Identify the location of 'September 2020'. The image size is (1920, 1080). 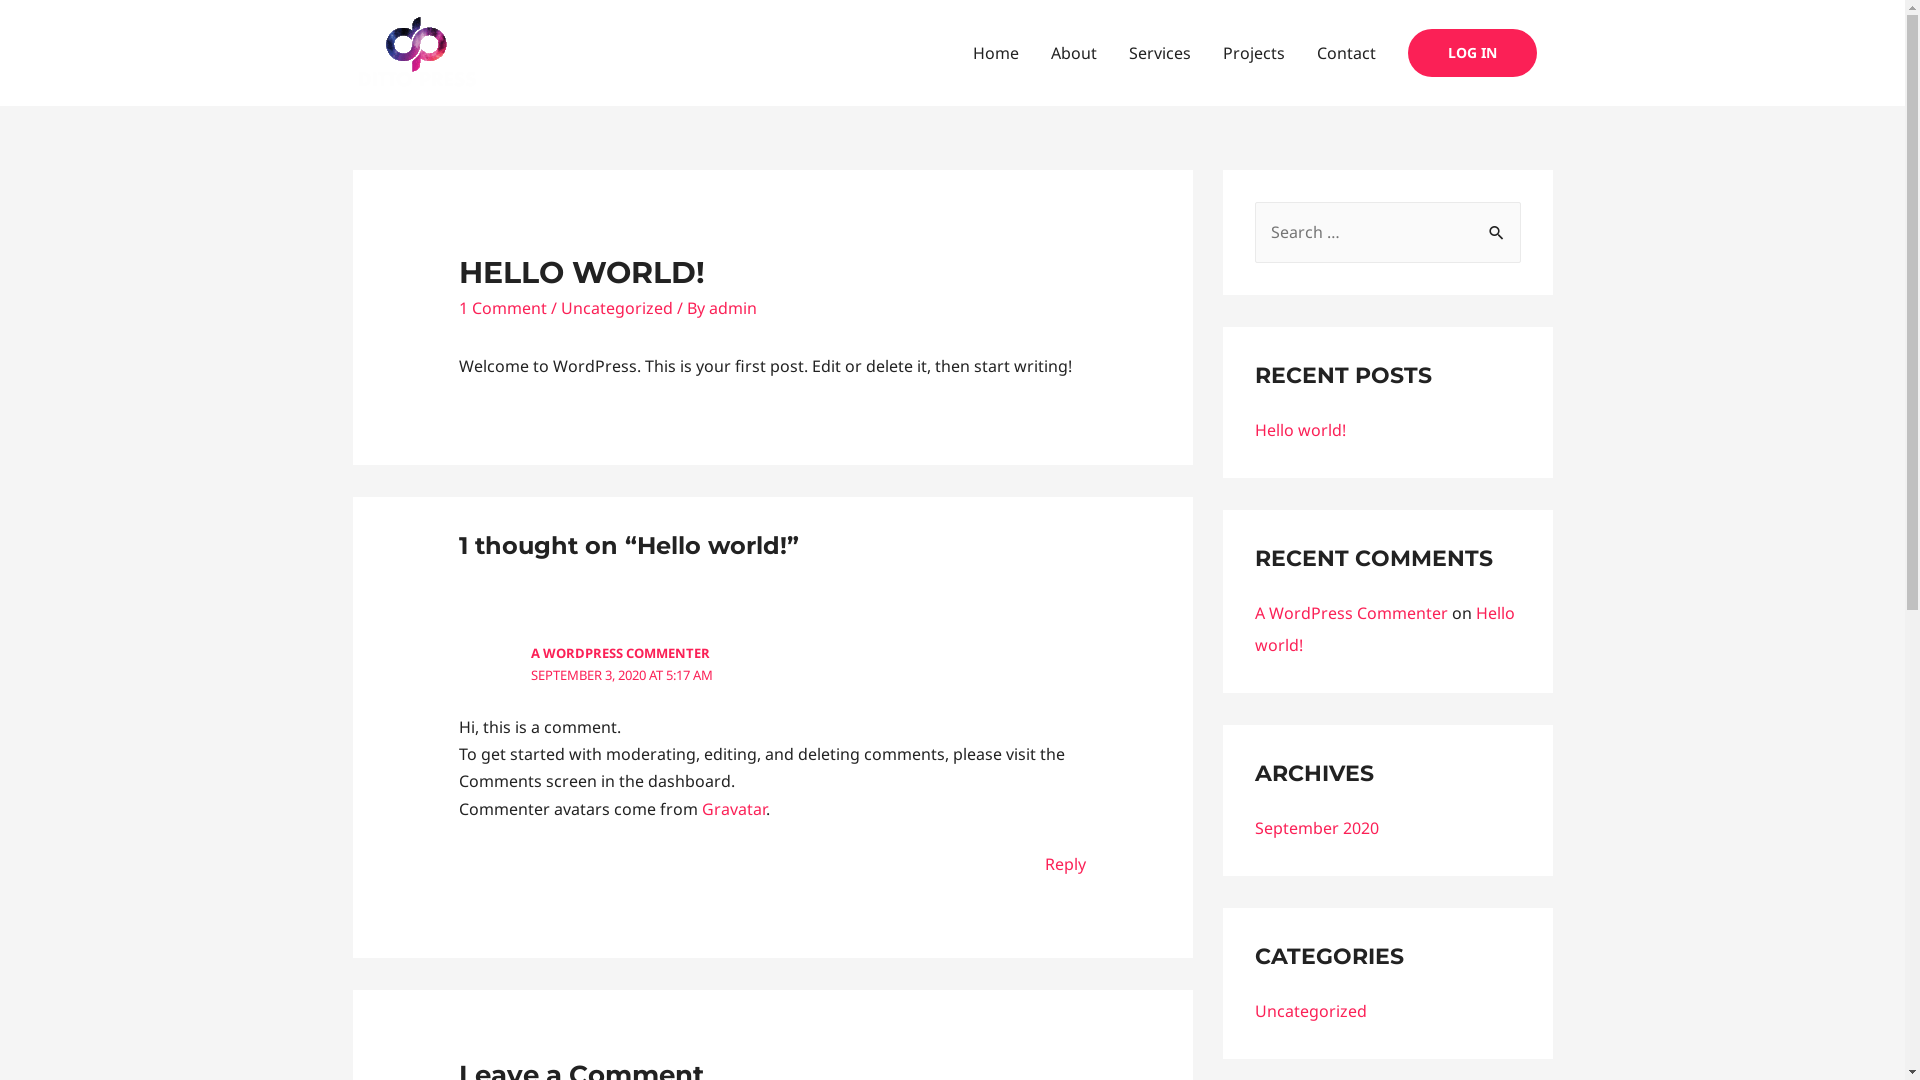
(1315, 828).